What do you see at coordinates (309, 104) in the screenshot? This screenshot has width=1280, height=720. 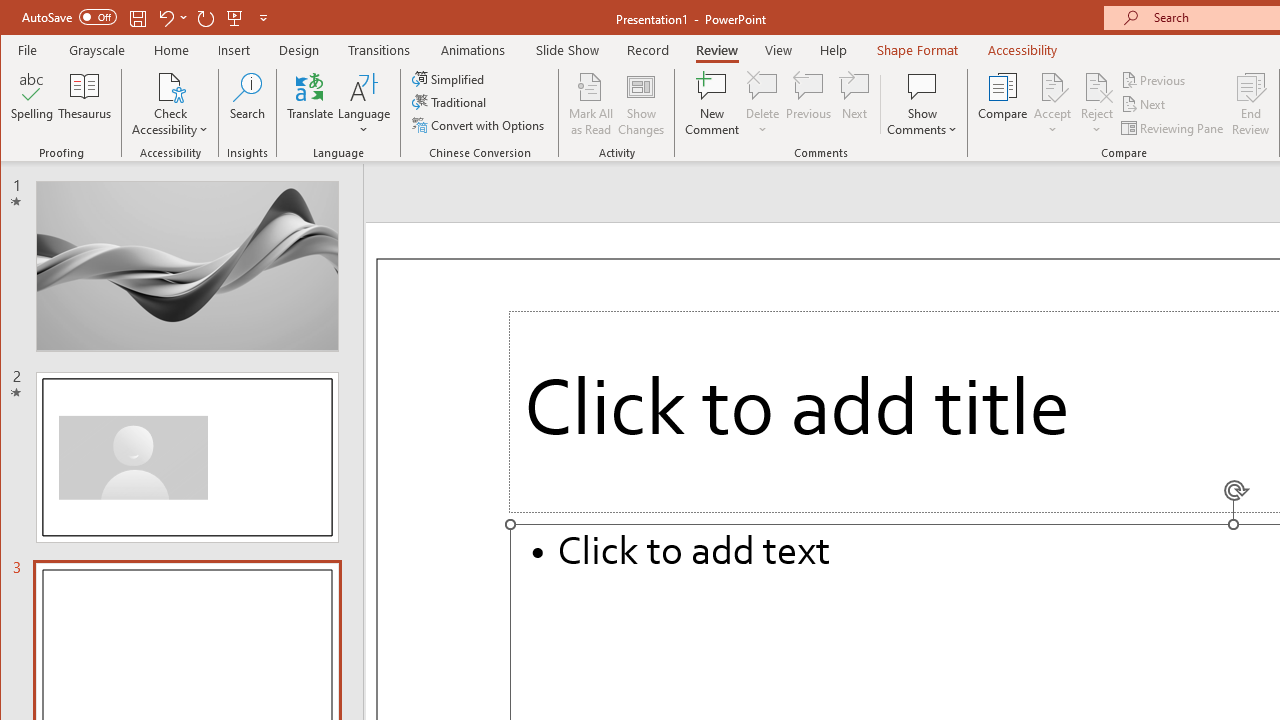 I see `'Translate'` at bounding box center [309, 104].